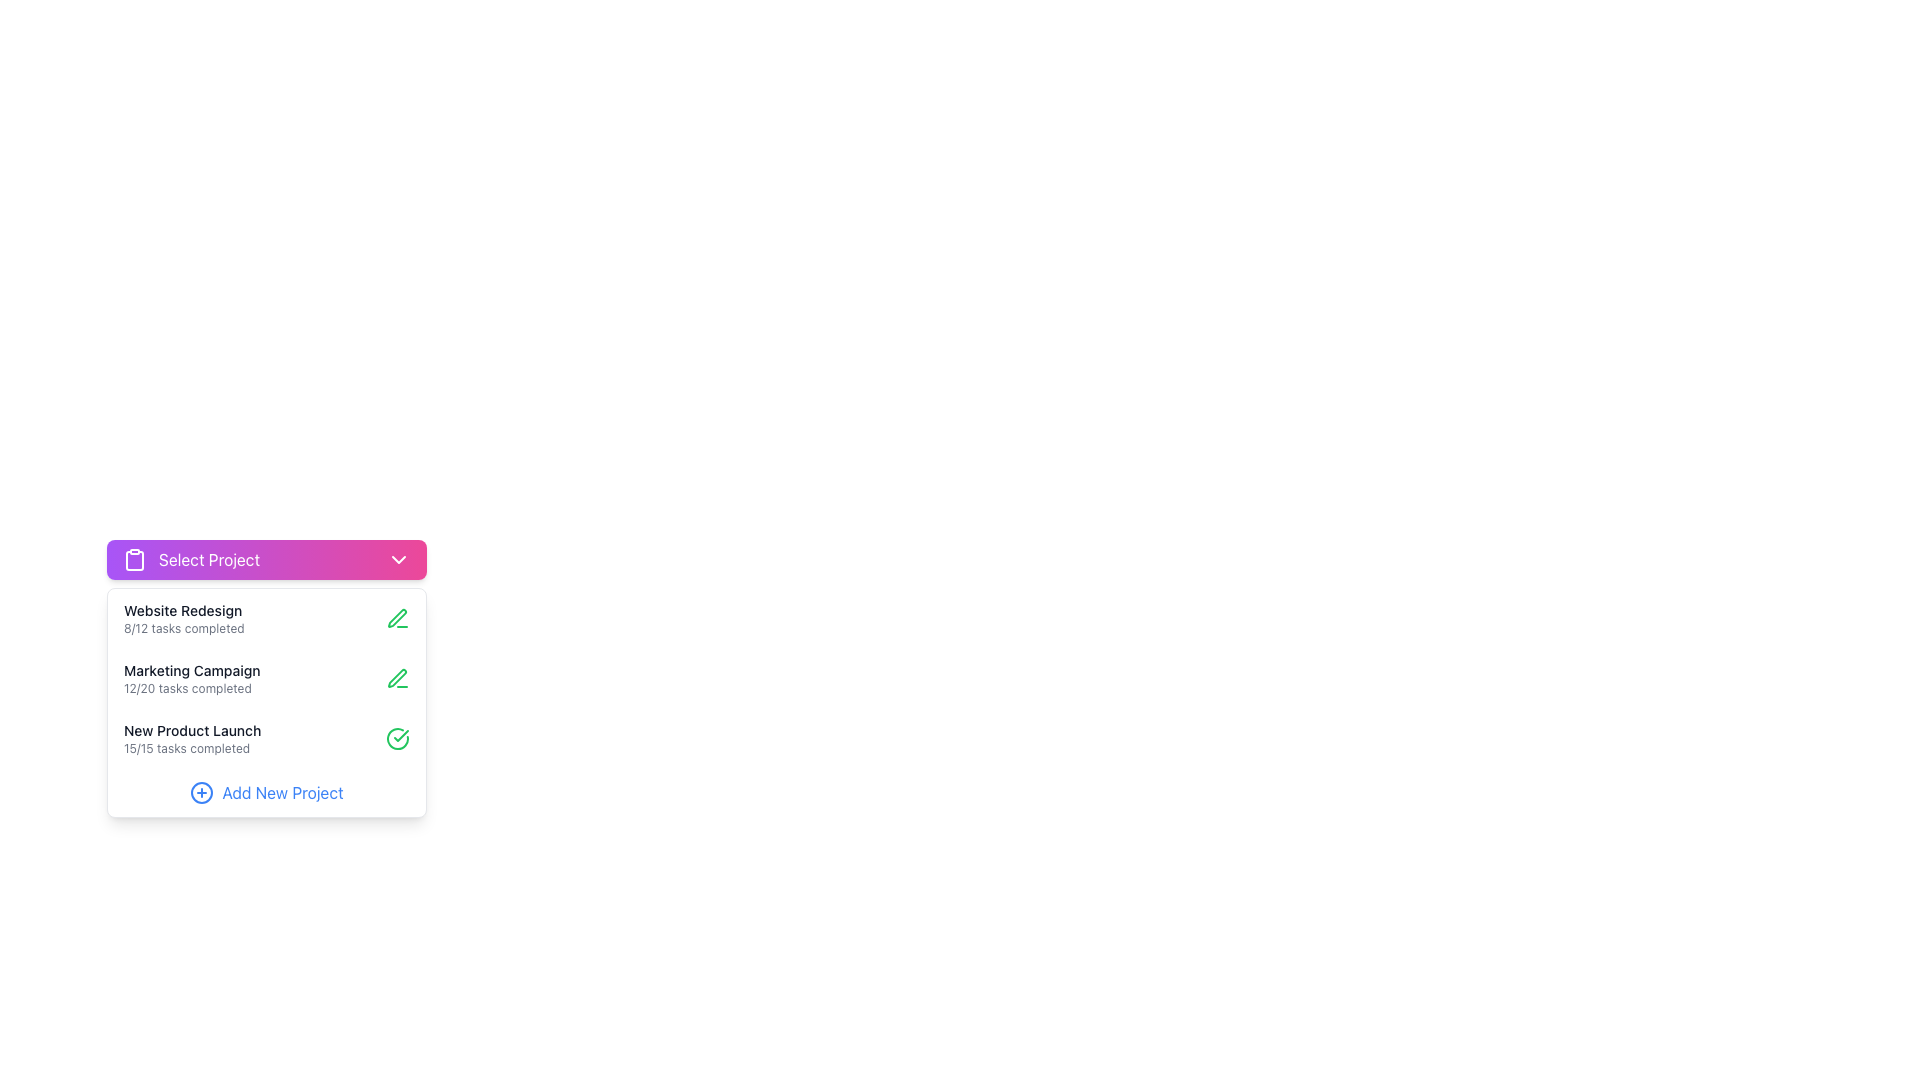 The width and height of the screenshot is (1920, 1080). Describe the element at coordinates (192, 671) in the screenshot. I see `the title text element of a project entry in the 'Select Project' dropdown interface, which visually separates it from the completion status below` at that location.